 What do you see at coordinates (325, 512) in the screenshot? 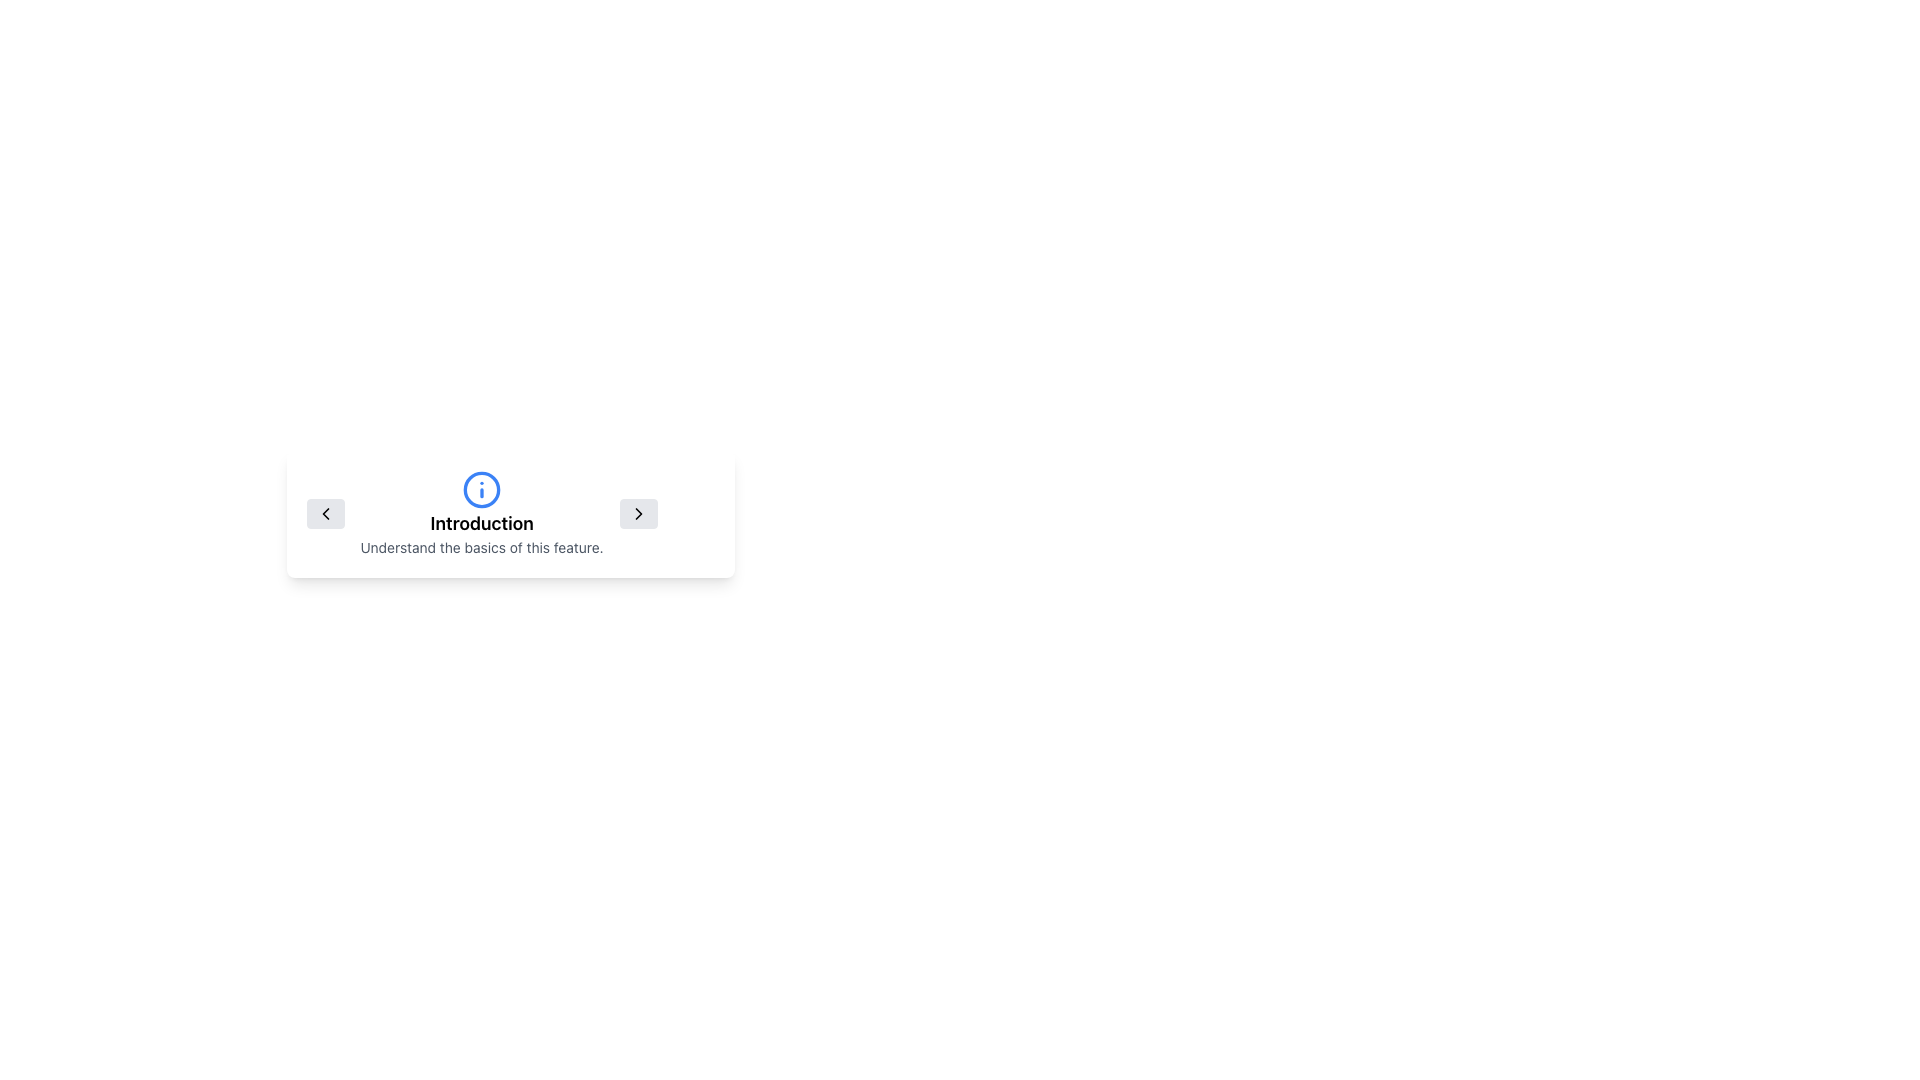
I see `the back navigation icon located within a small rectangular button on the left side of a row of interactive elements to initiate navigation to the previous view` at bounding box center [325, 512].